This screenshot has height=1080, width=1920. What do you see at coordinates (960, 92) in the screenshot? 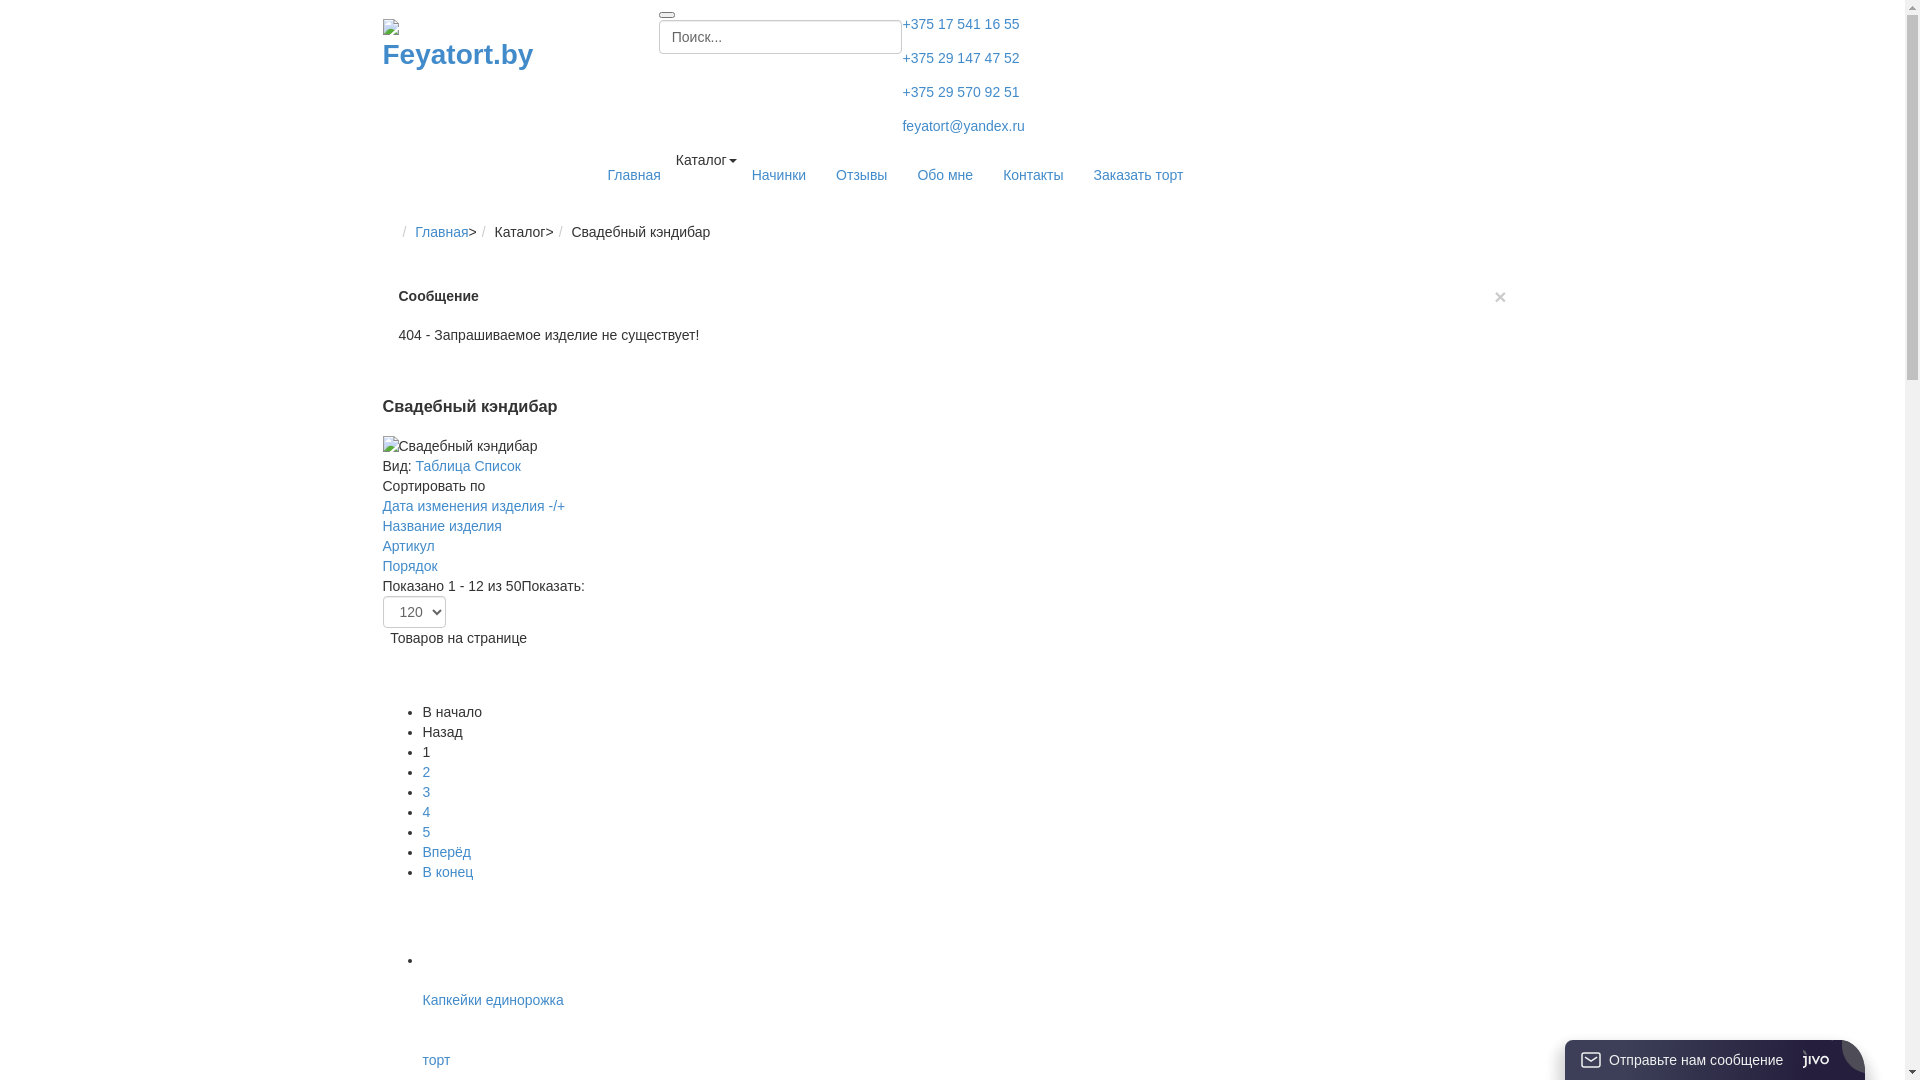
I see `'+375 29 570 92 51'` at bounding box center [960, 92].